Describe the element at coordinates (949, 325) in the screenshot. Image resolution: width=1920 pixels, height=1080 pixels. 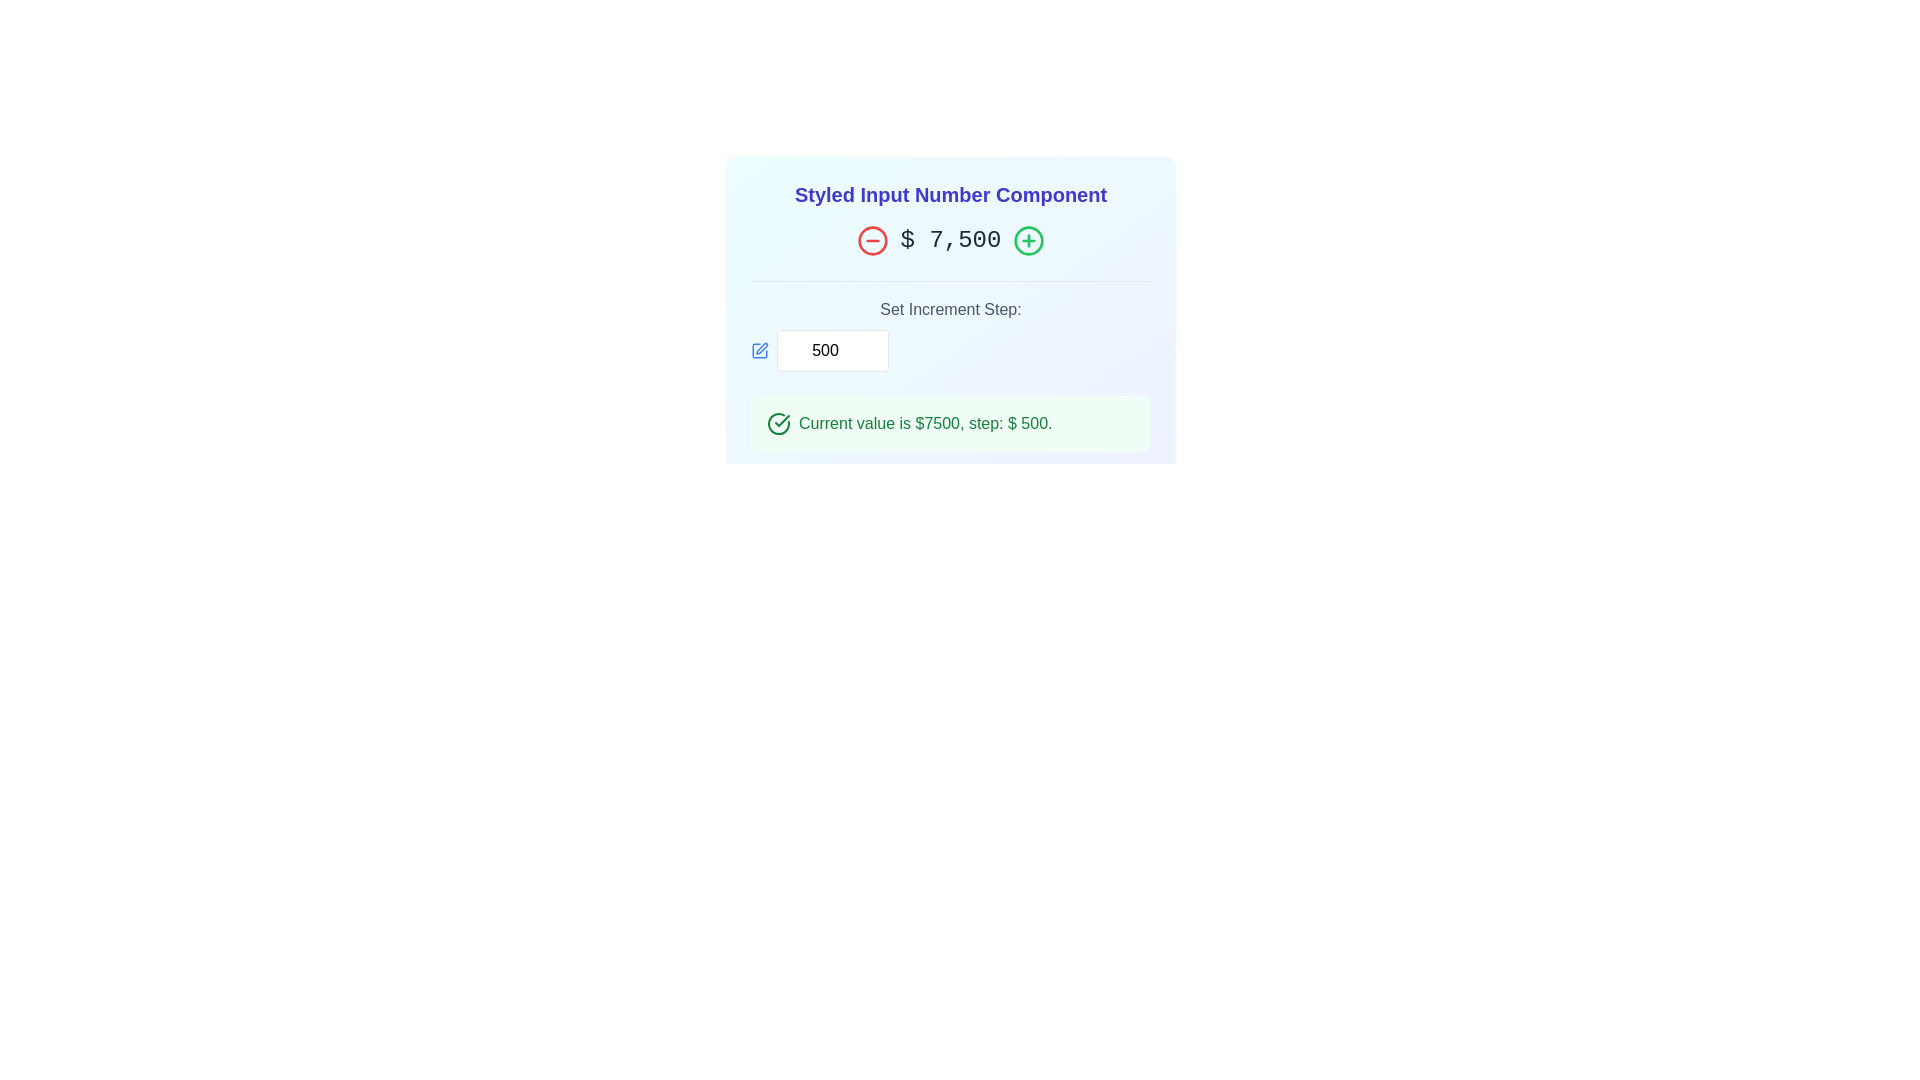
I see `the label element containing the text 'Set Increment Step:', which is centrally aligned below the main numeric display and above the dynamic value summary` at that location.